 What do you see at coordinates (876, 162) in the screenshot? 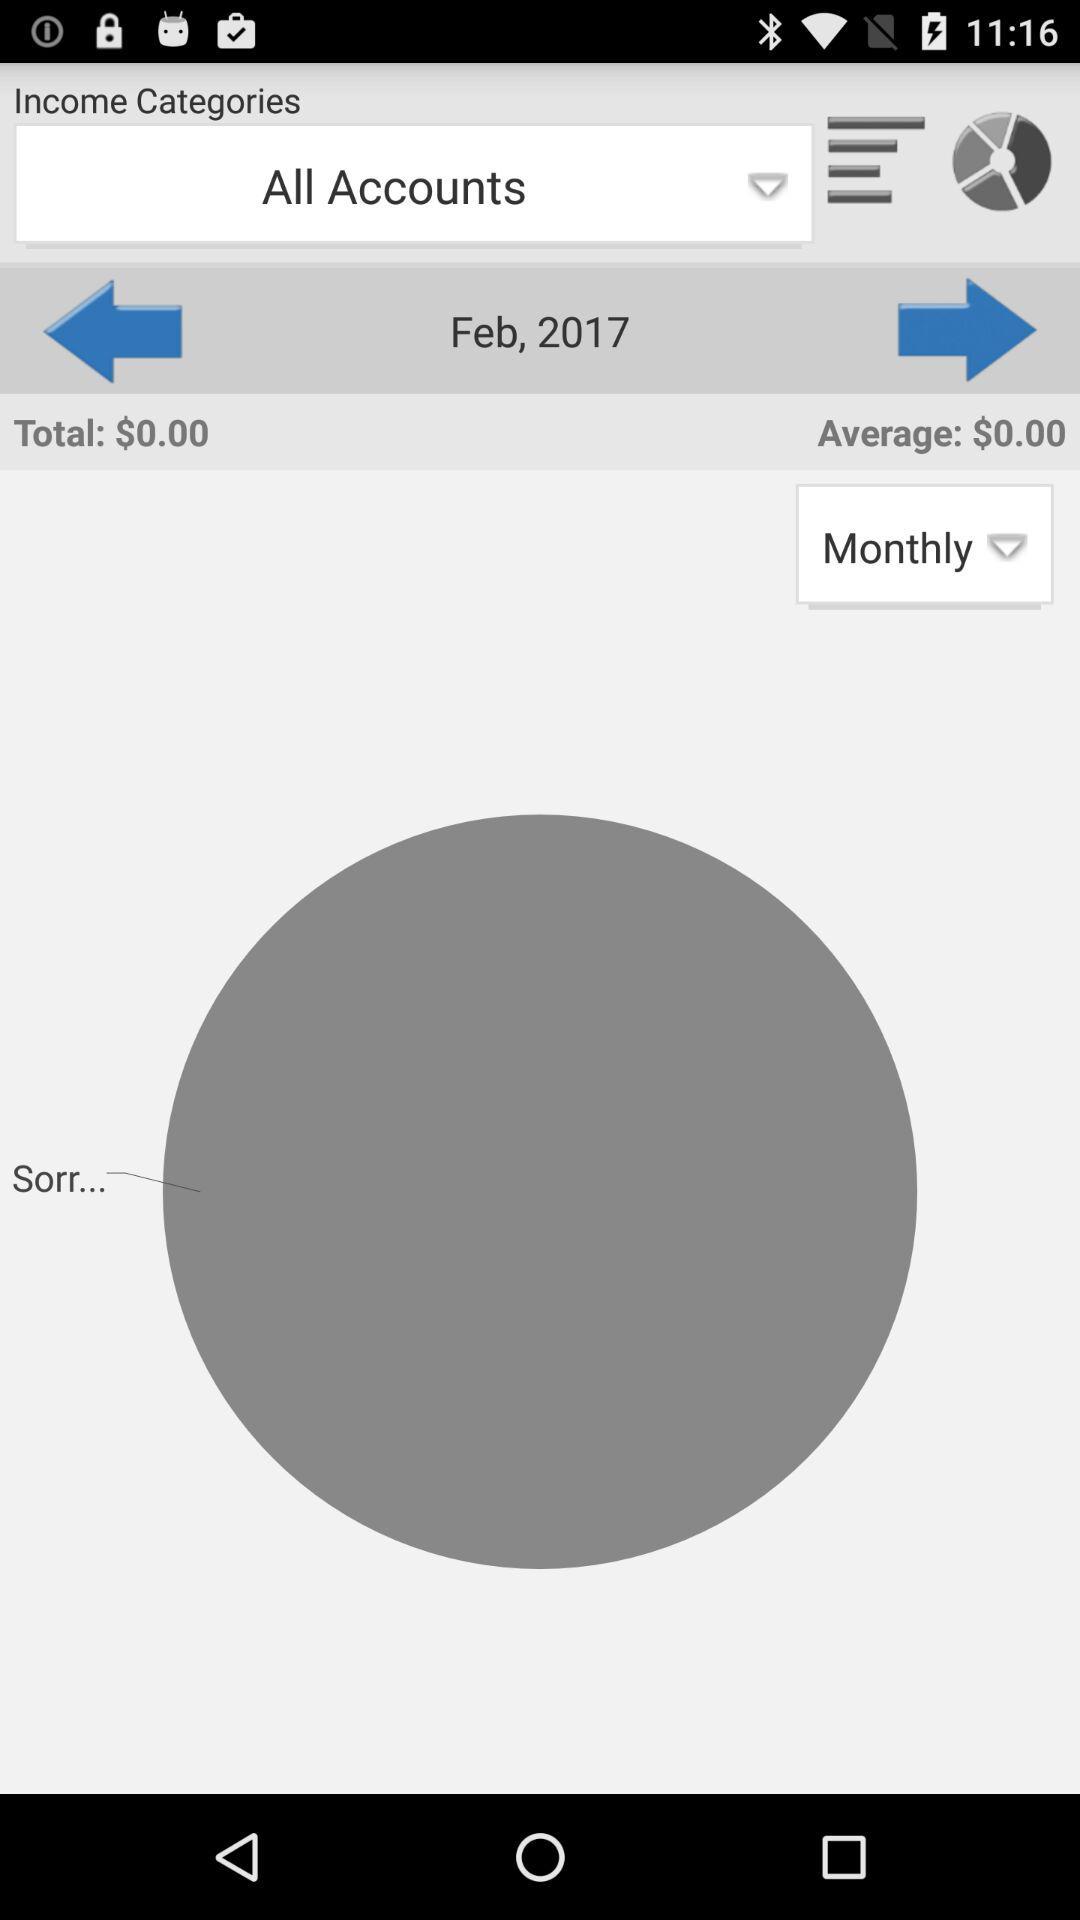
I see `the icon next to the income categories icon` at bounding box center [876, 162].